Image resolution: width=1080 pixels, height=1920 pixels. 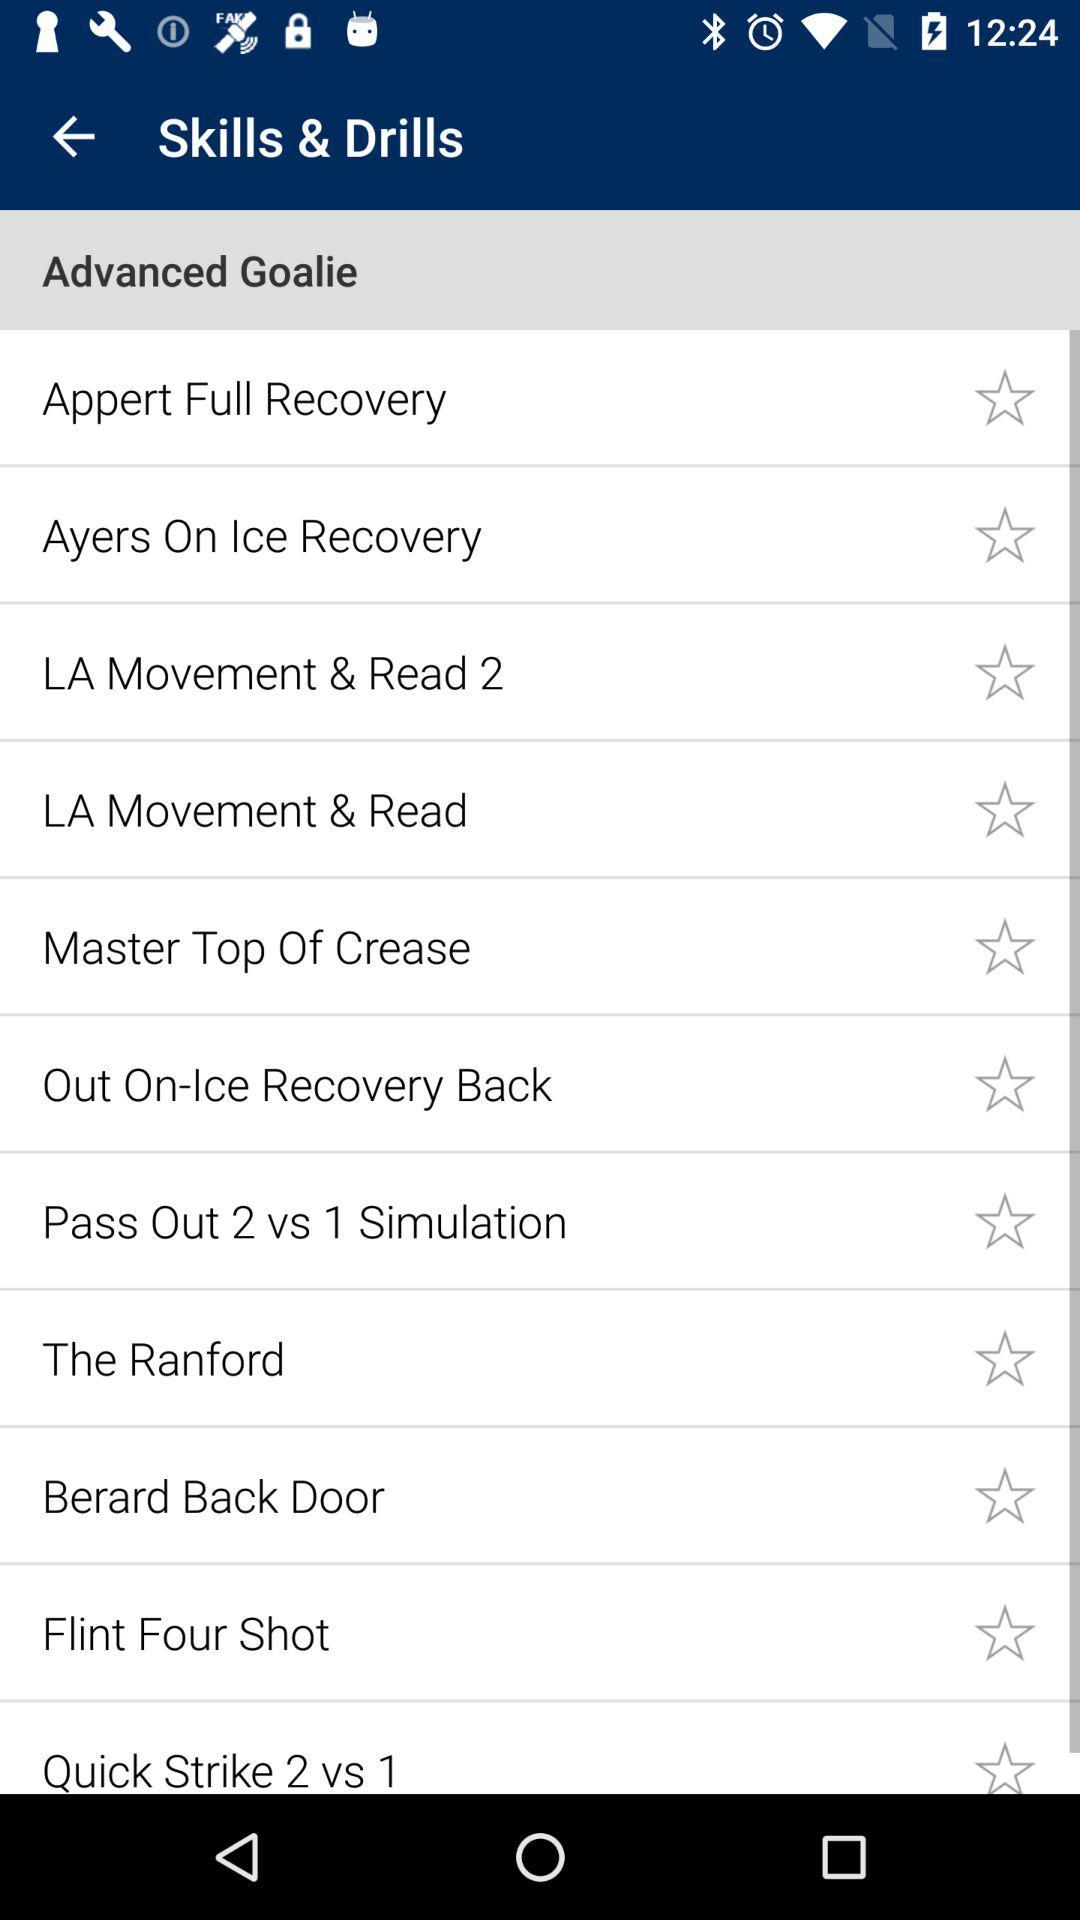 I want to click on the item below out on ice, so click(x=495, y=1219).